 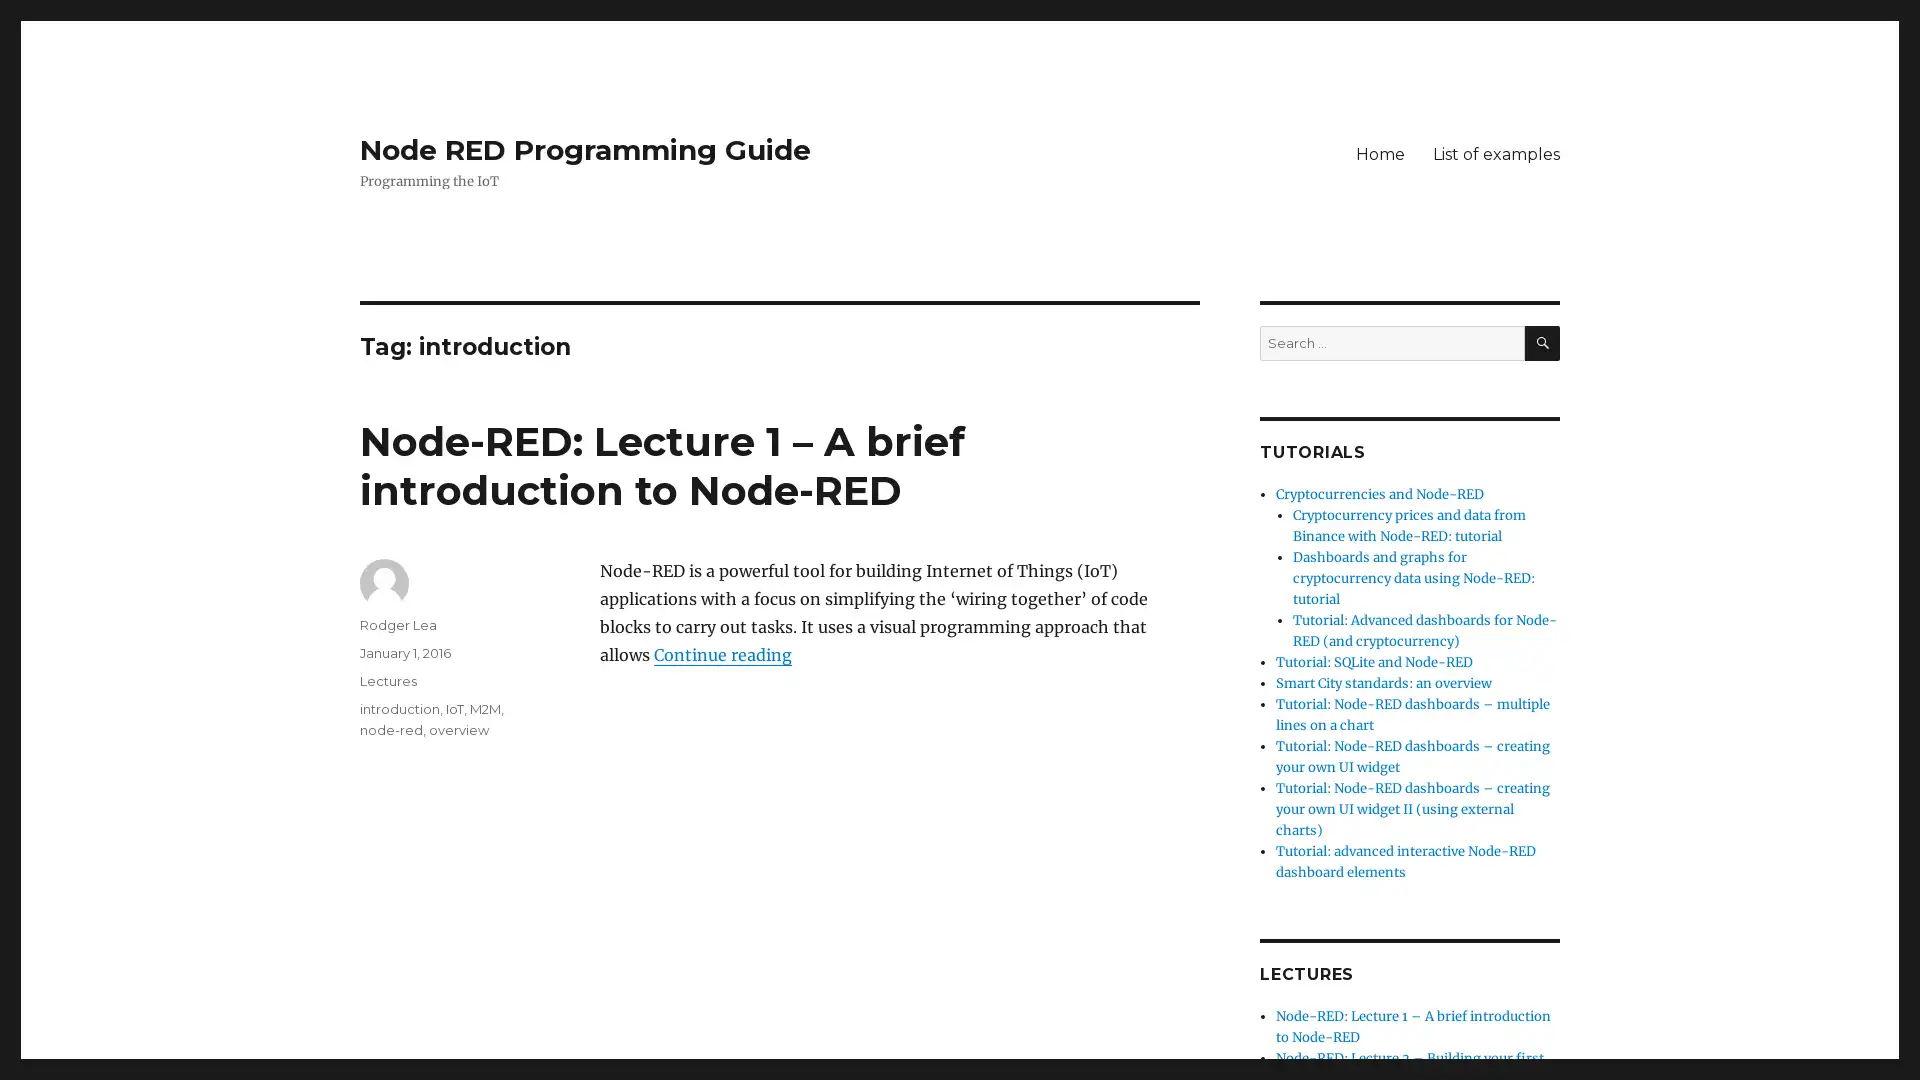 I want to click on SEARCH, so click(x=1541, y=342).